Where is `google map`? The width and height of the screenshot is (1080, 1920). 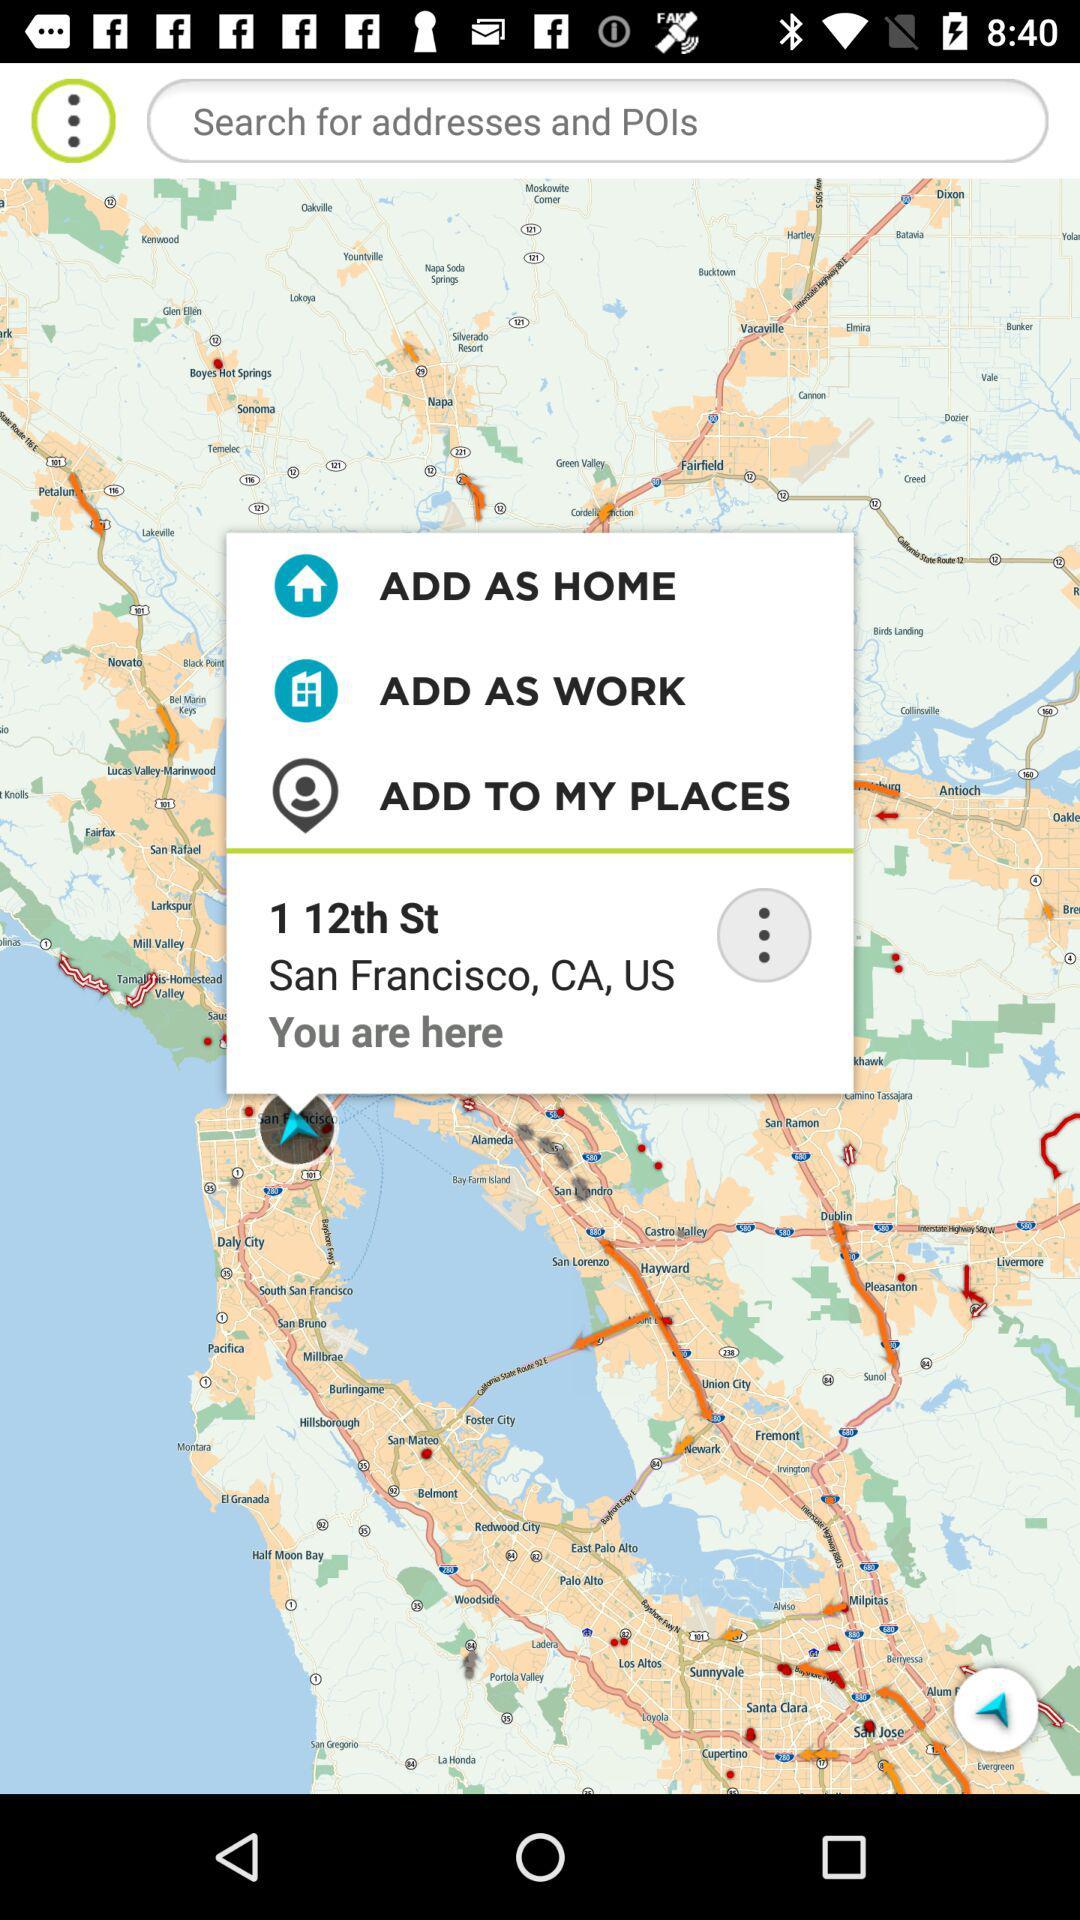
google map is located at coordinates (596, 119).